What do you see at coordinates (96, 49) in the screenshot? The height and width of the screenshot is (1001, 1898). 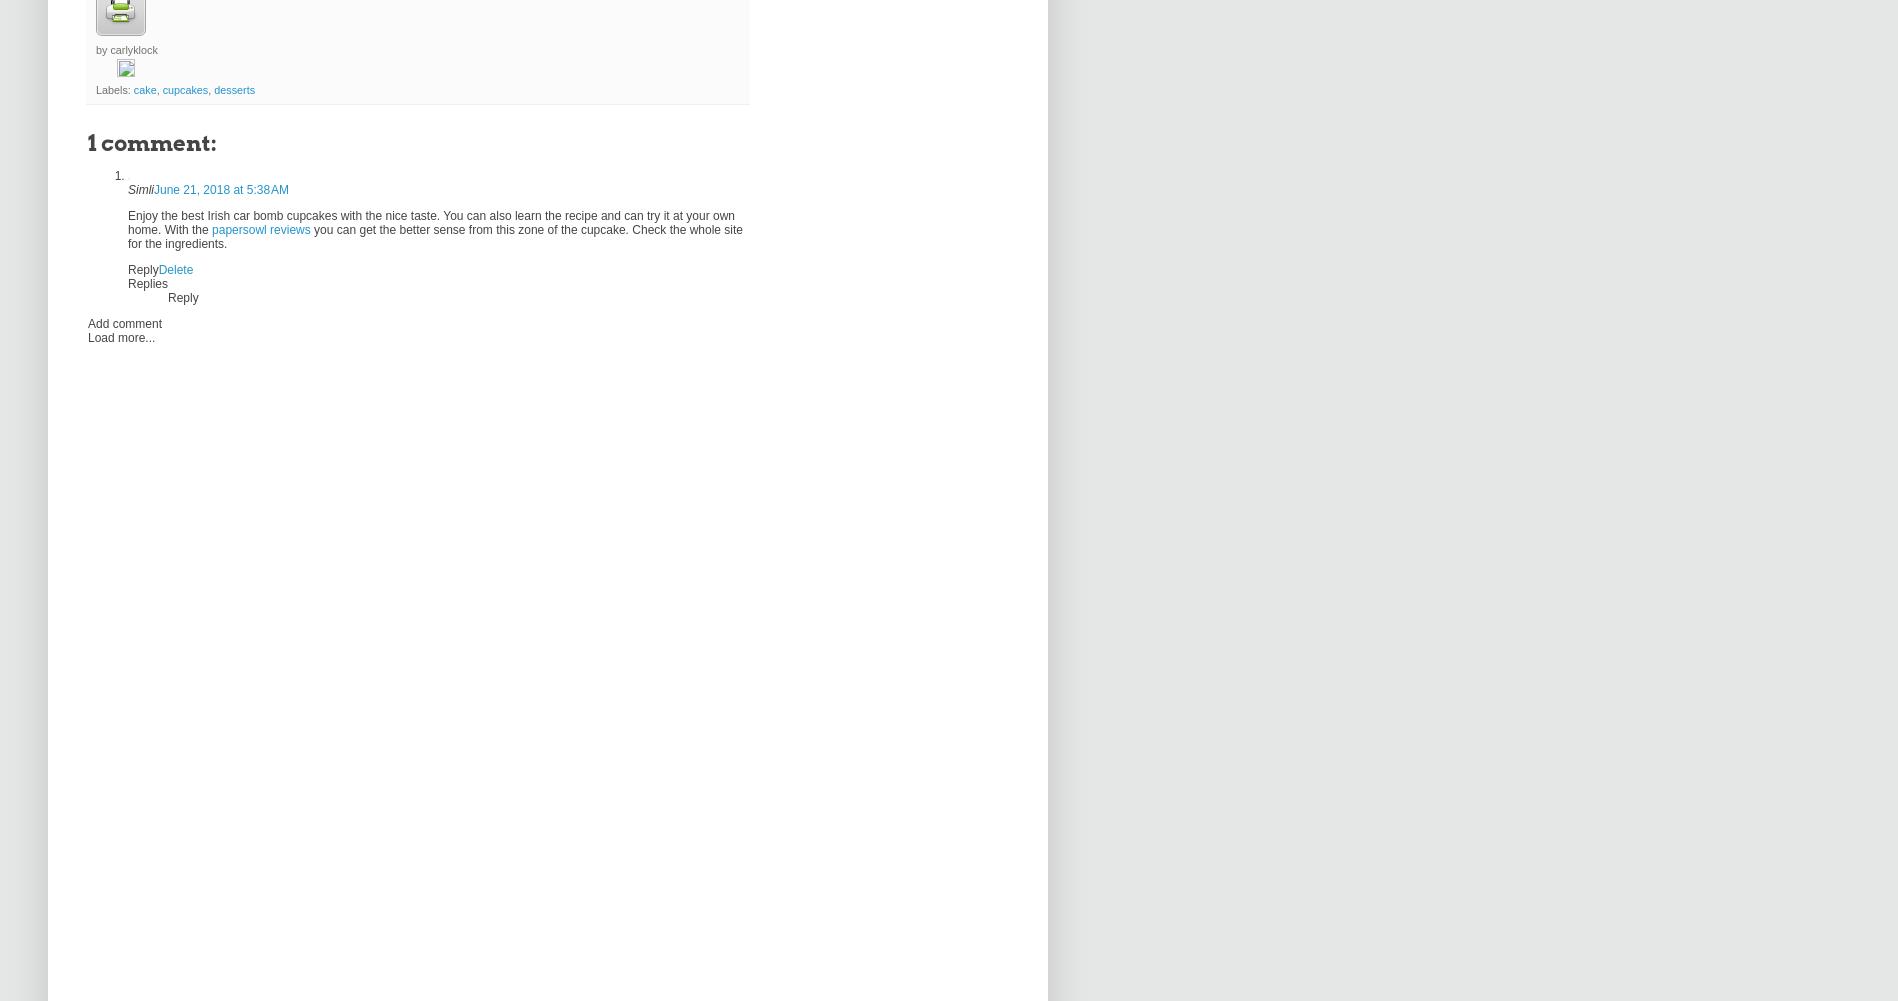 I see `'by'` at bounding box center [96, 49].